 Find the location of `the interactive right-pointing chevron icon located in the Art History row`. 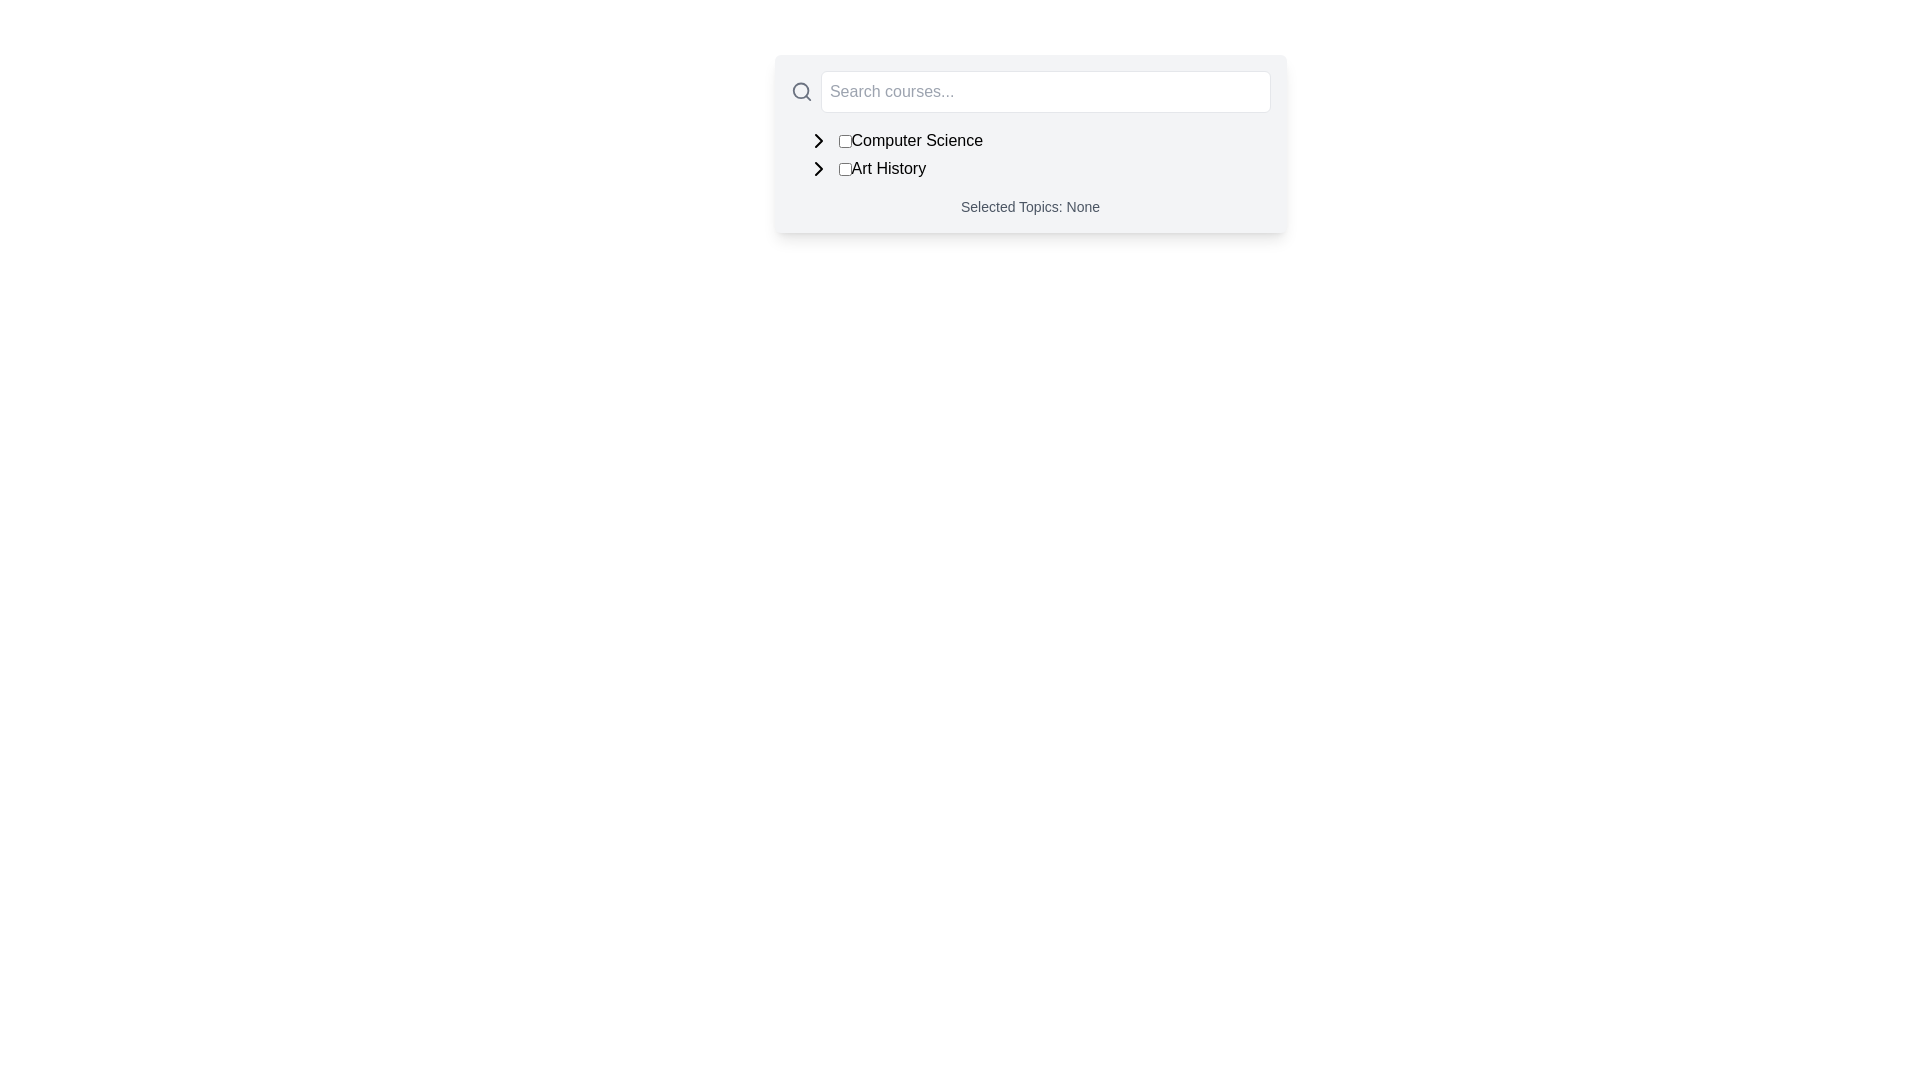

the interactive right-pointing chevron icon located in the Art History row is located at coordinates (818, 168).